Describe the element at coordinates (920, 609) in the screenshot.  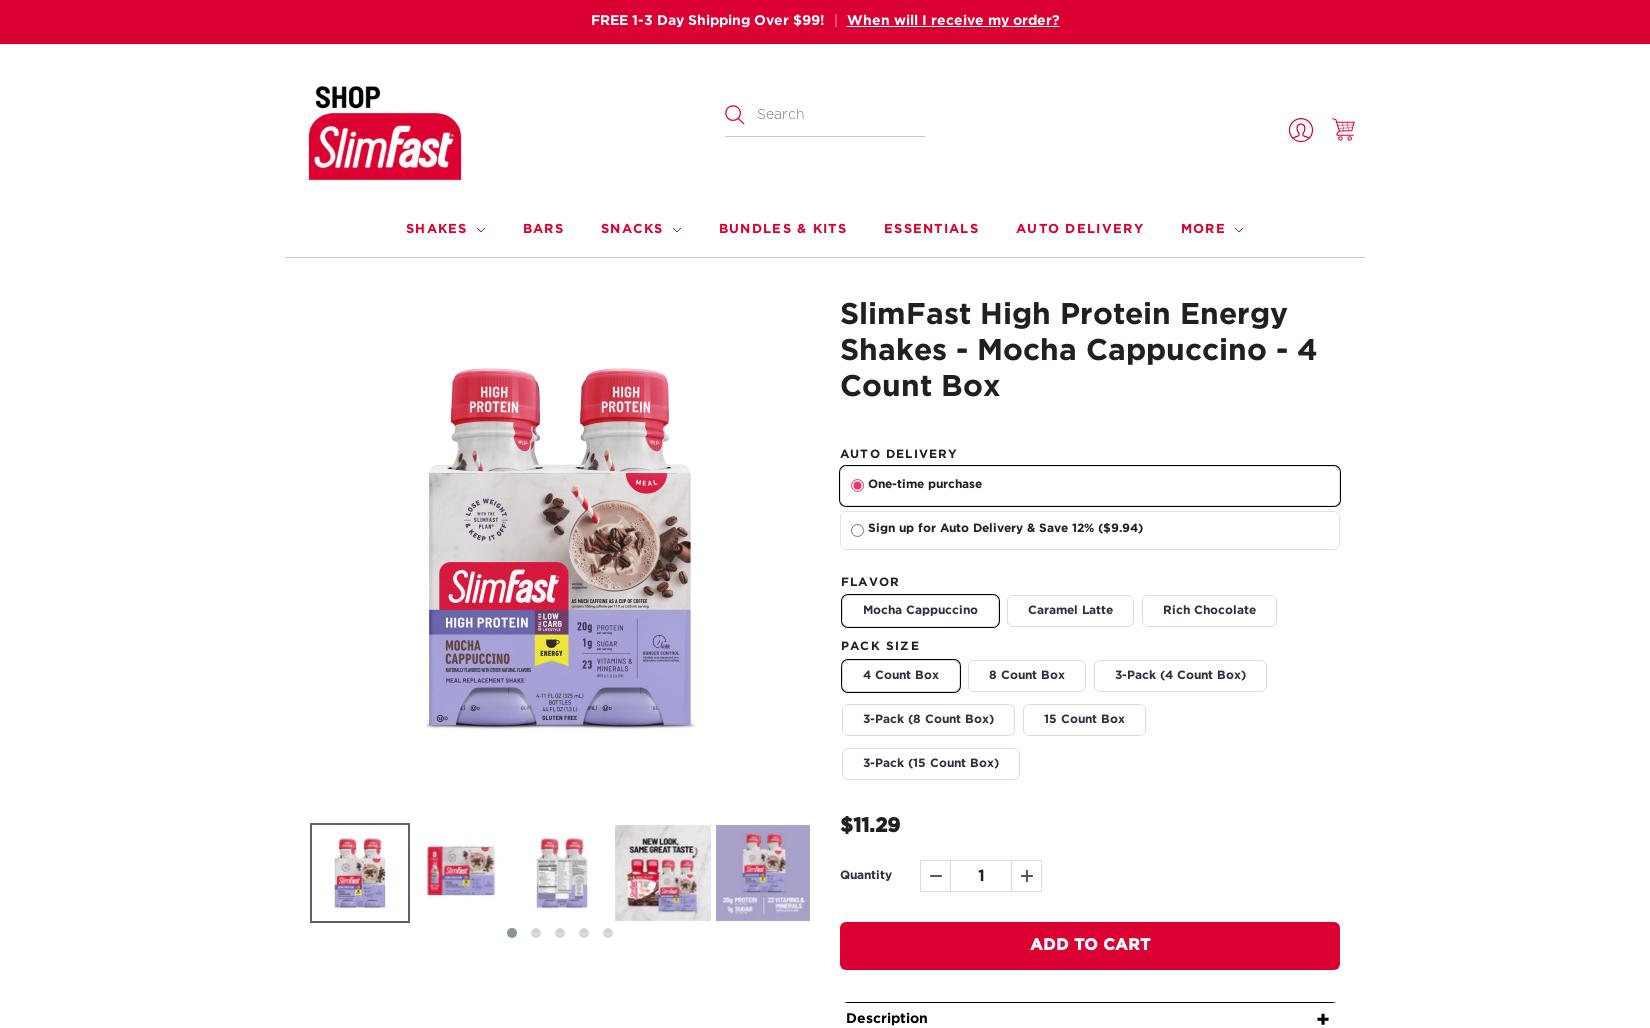
I see `'Mocha Cappuccino'` at that location.